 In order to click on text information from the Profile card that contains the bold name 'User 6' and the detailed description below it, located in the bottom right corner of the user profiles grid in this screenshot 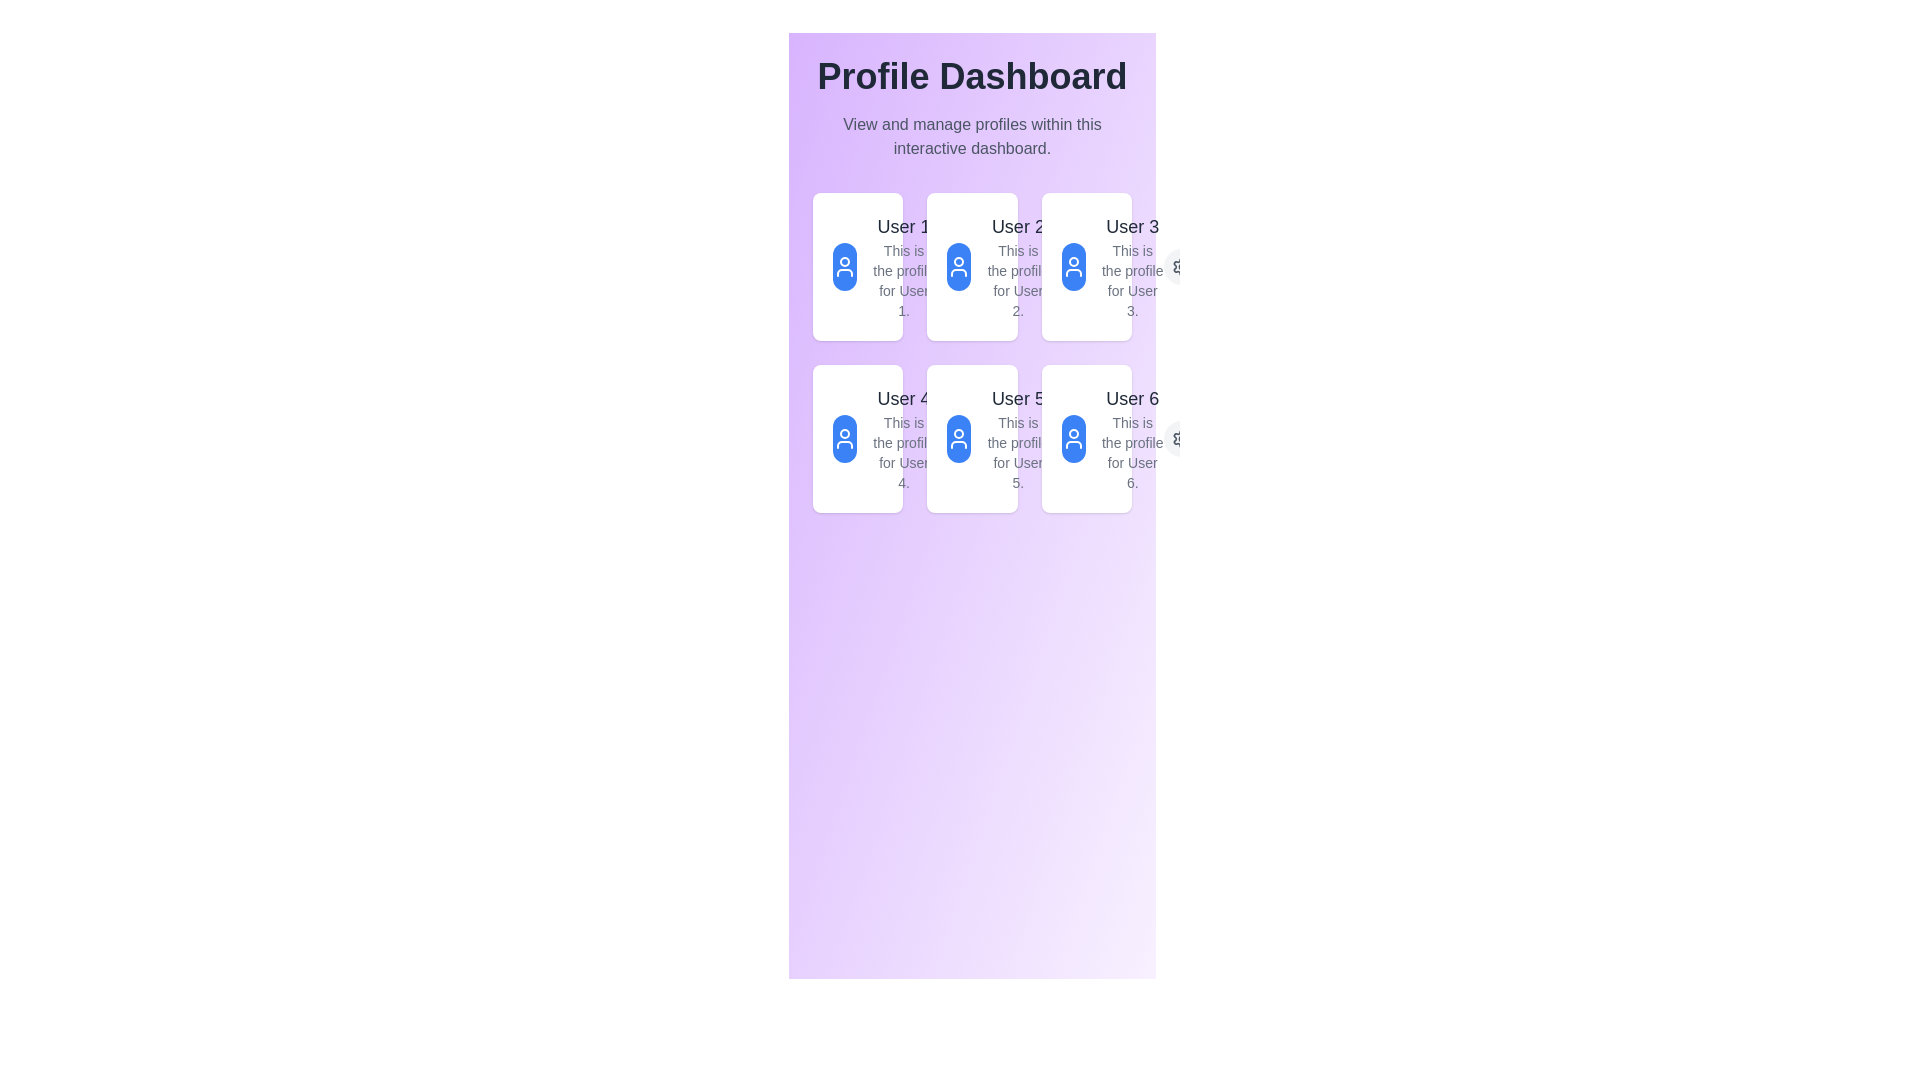, I will do `click(1111, 438)`.